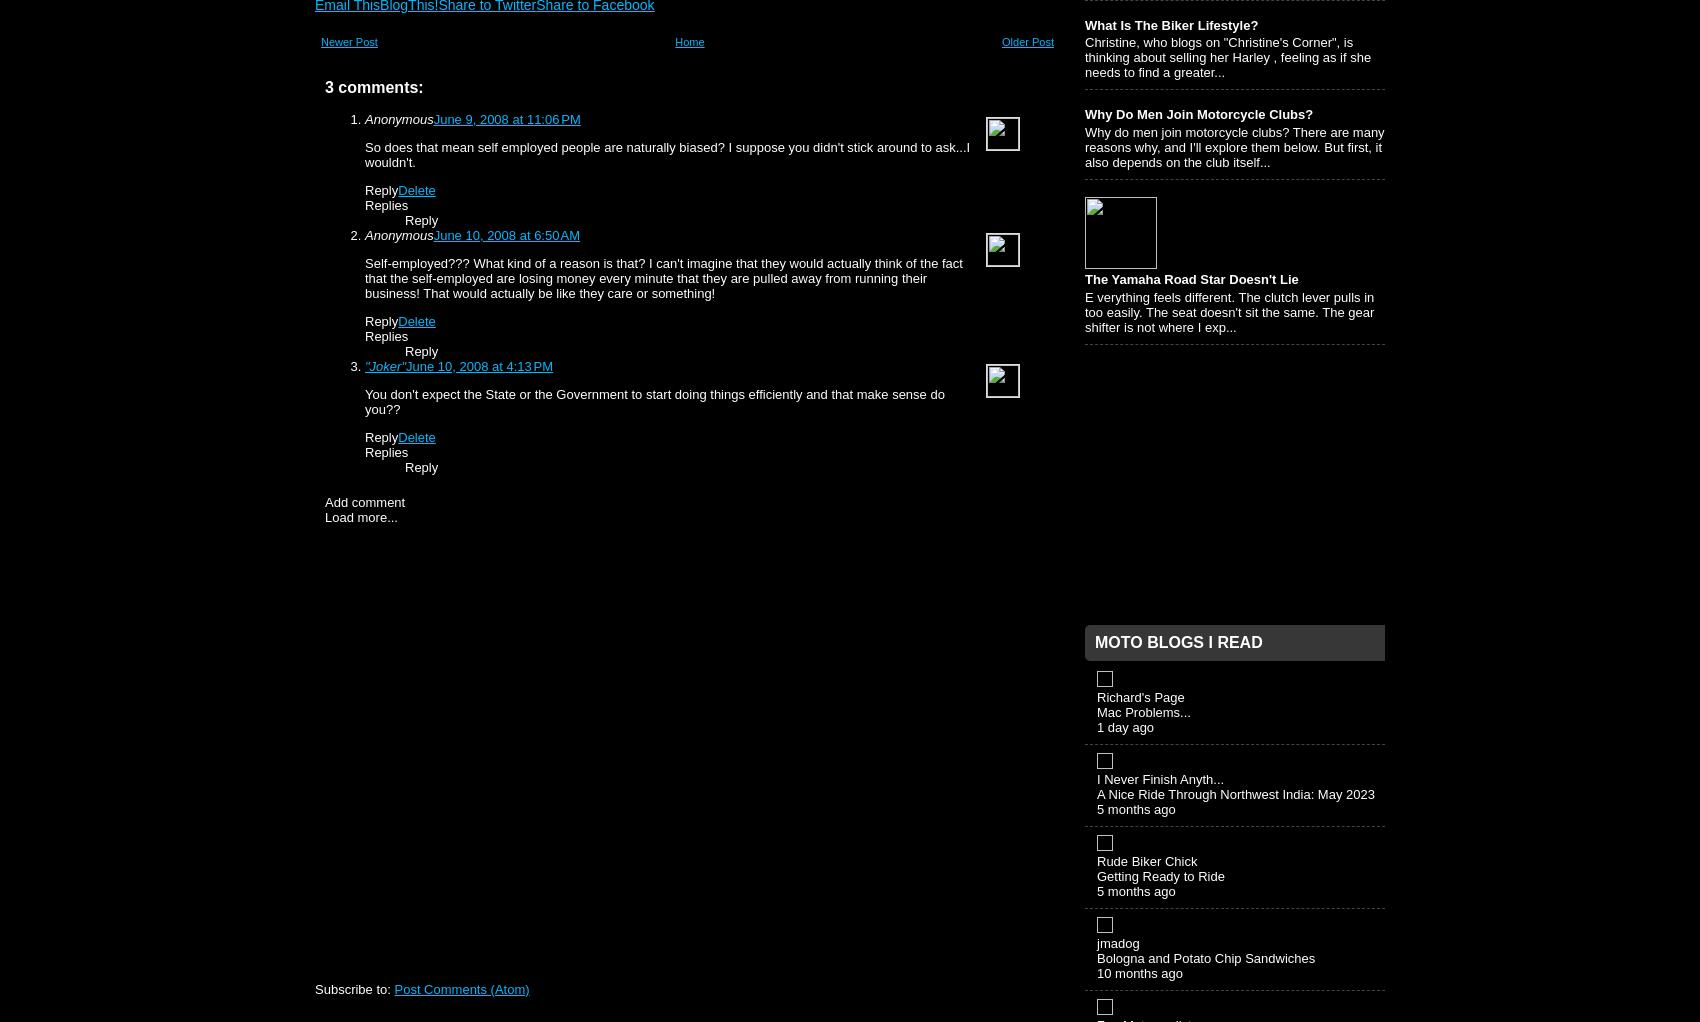 This screenshot has width=1700, height=1022. What do you see at coordinates (324, 86) in the screenshot?
I see `'3 comments:'` at bounding box center [324, 86].